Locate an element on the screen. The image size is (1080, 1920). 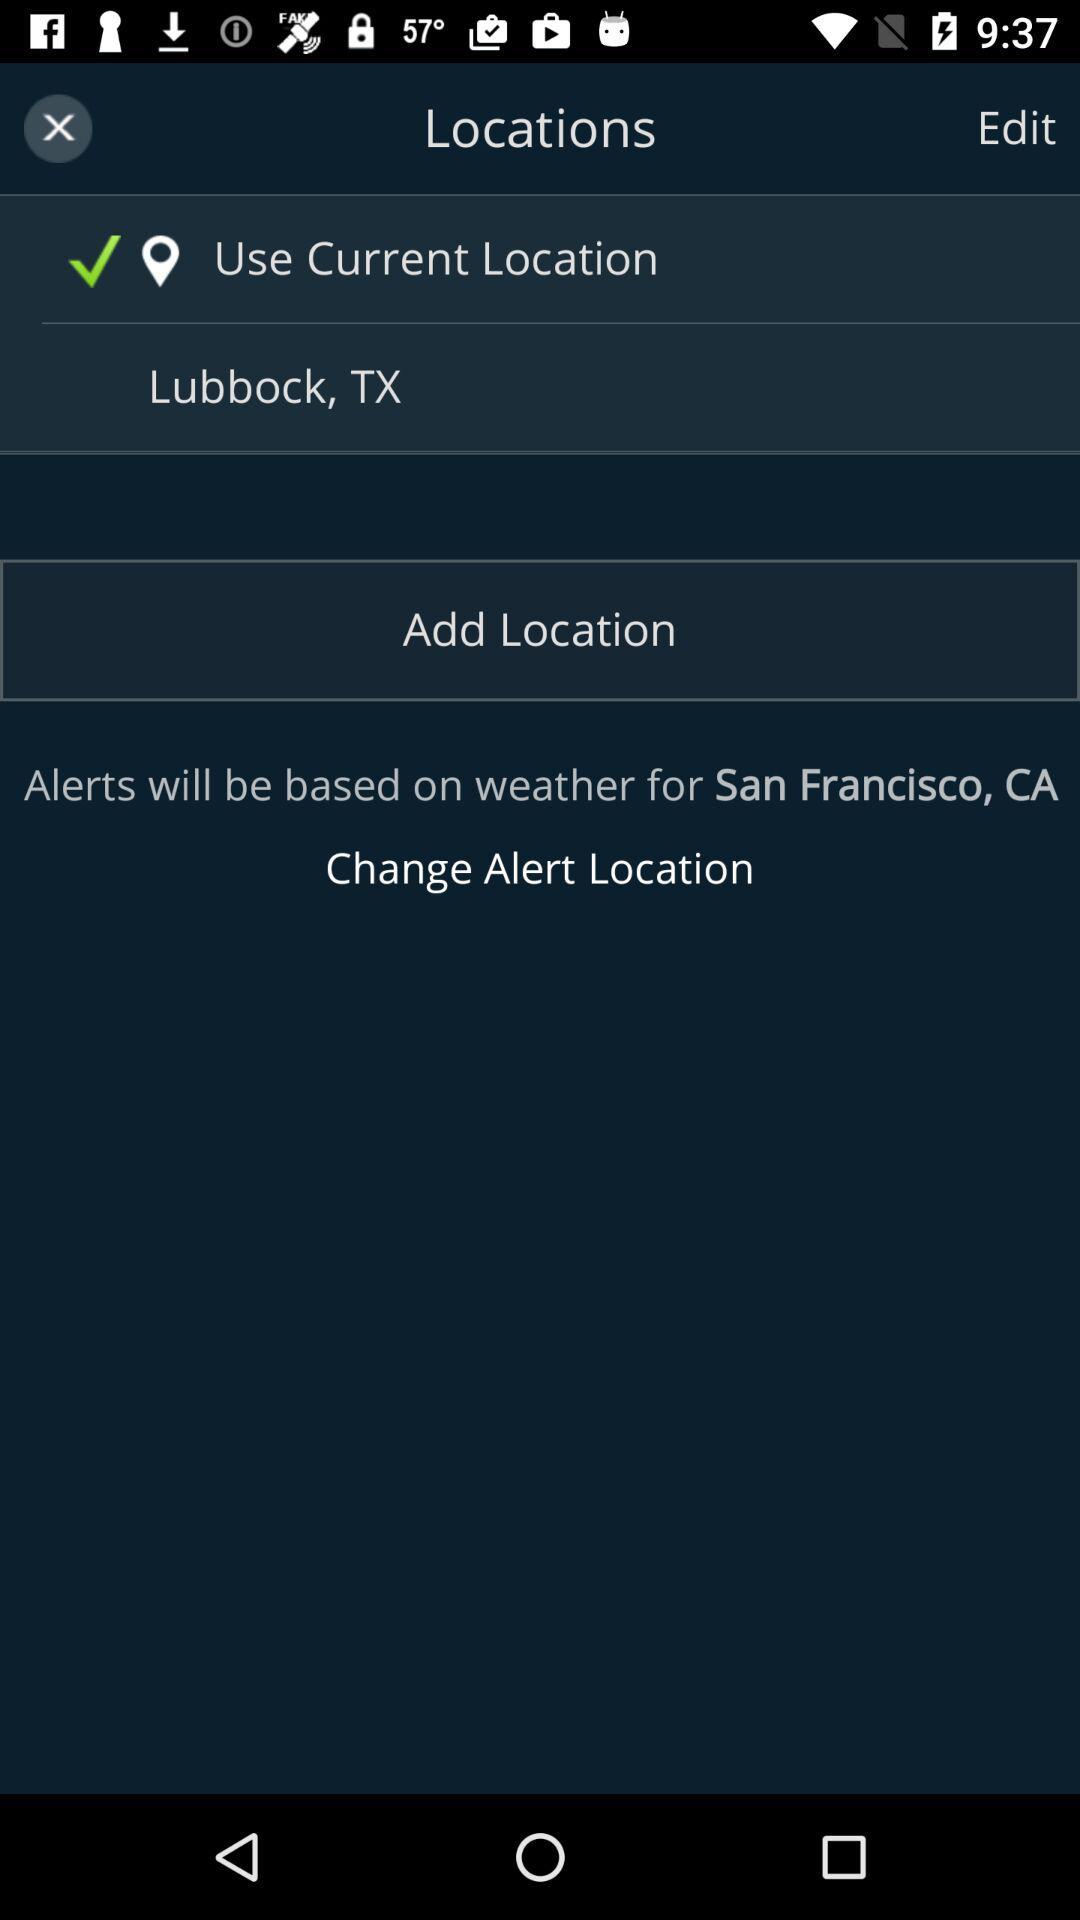
the text to the right of location icon is located at coordinates (581, 258).